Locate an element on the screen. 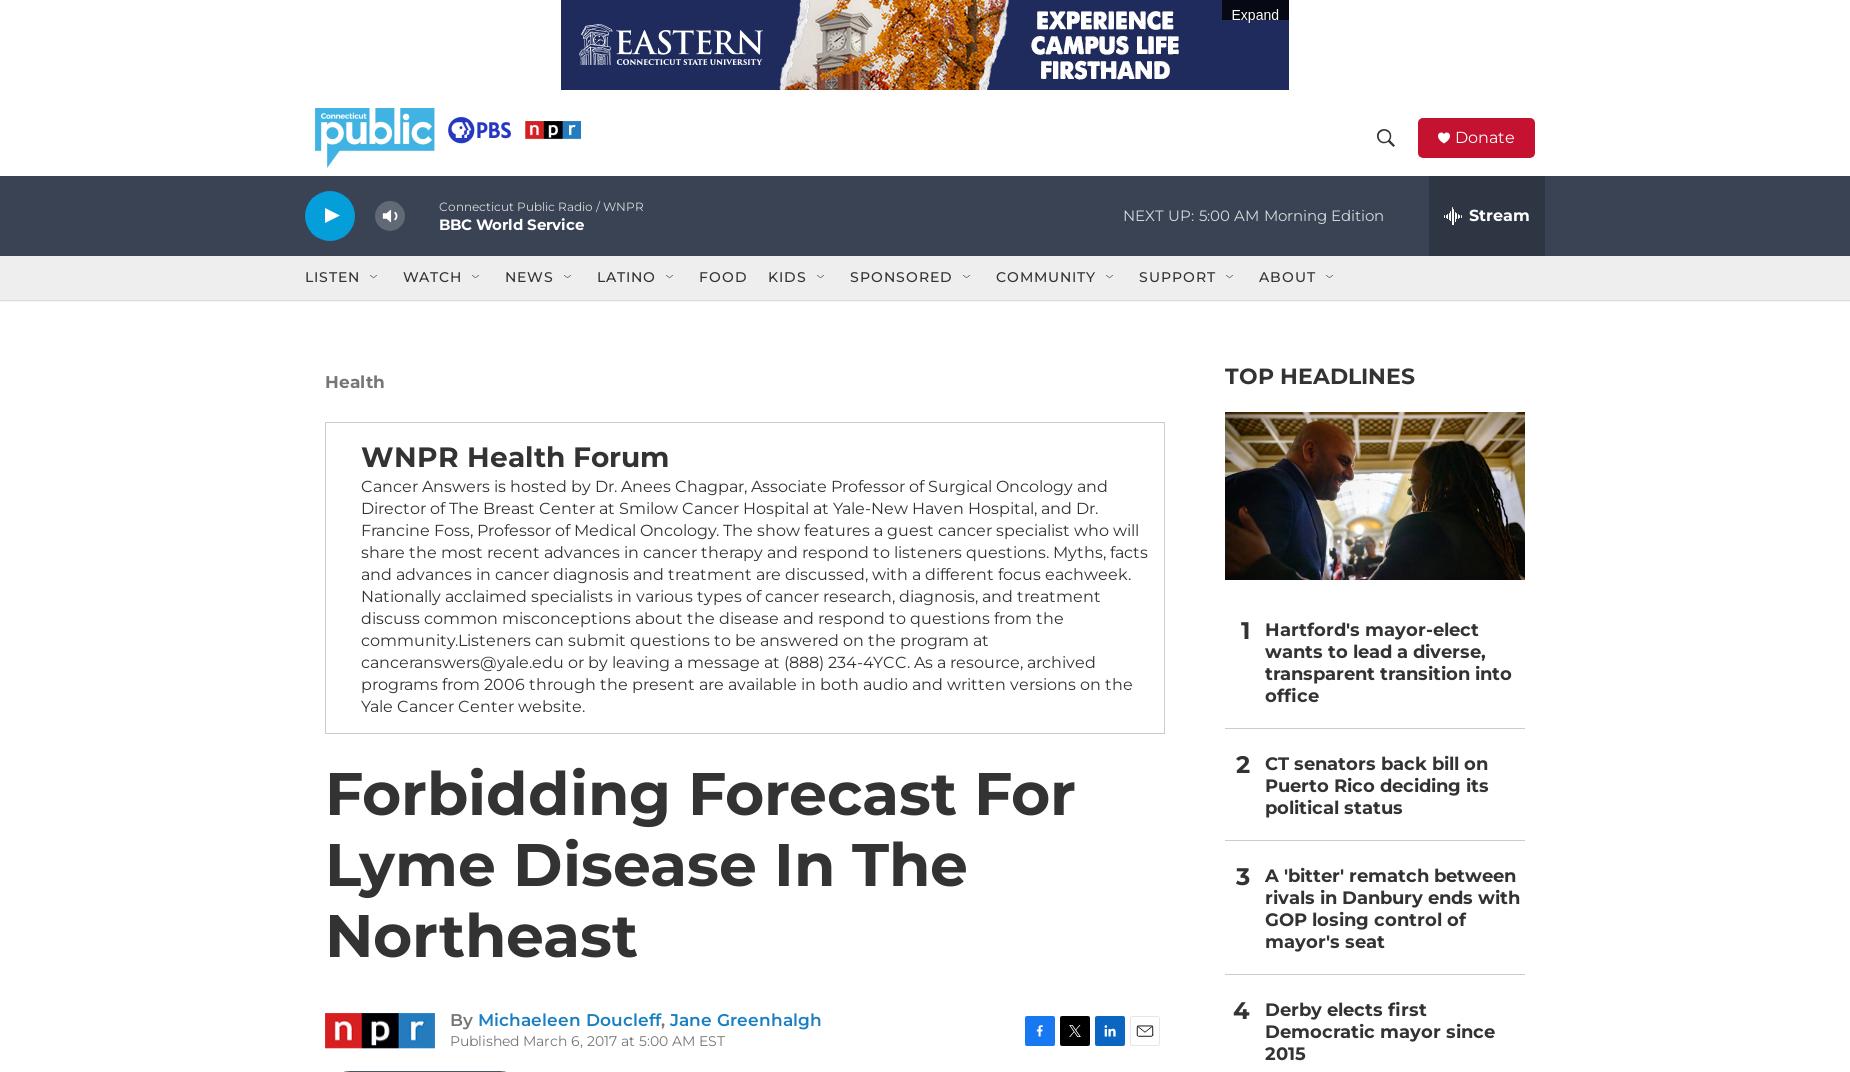 The height and width of the screenshot is (1072, 1850). 'Community' is located at coordinates (1044, 304).